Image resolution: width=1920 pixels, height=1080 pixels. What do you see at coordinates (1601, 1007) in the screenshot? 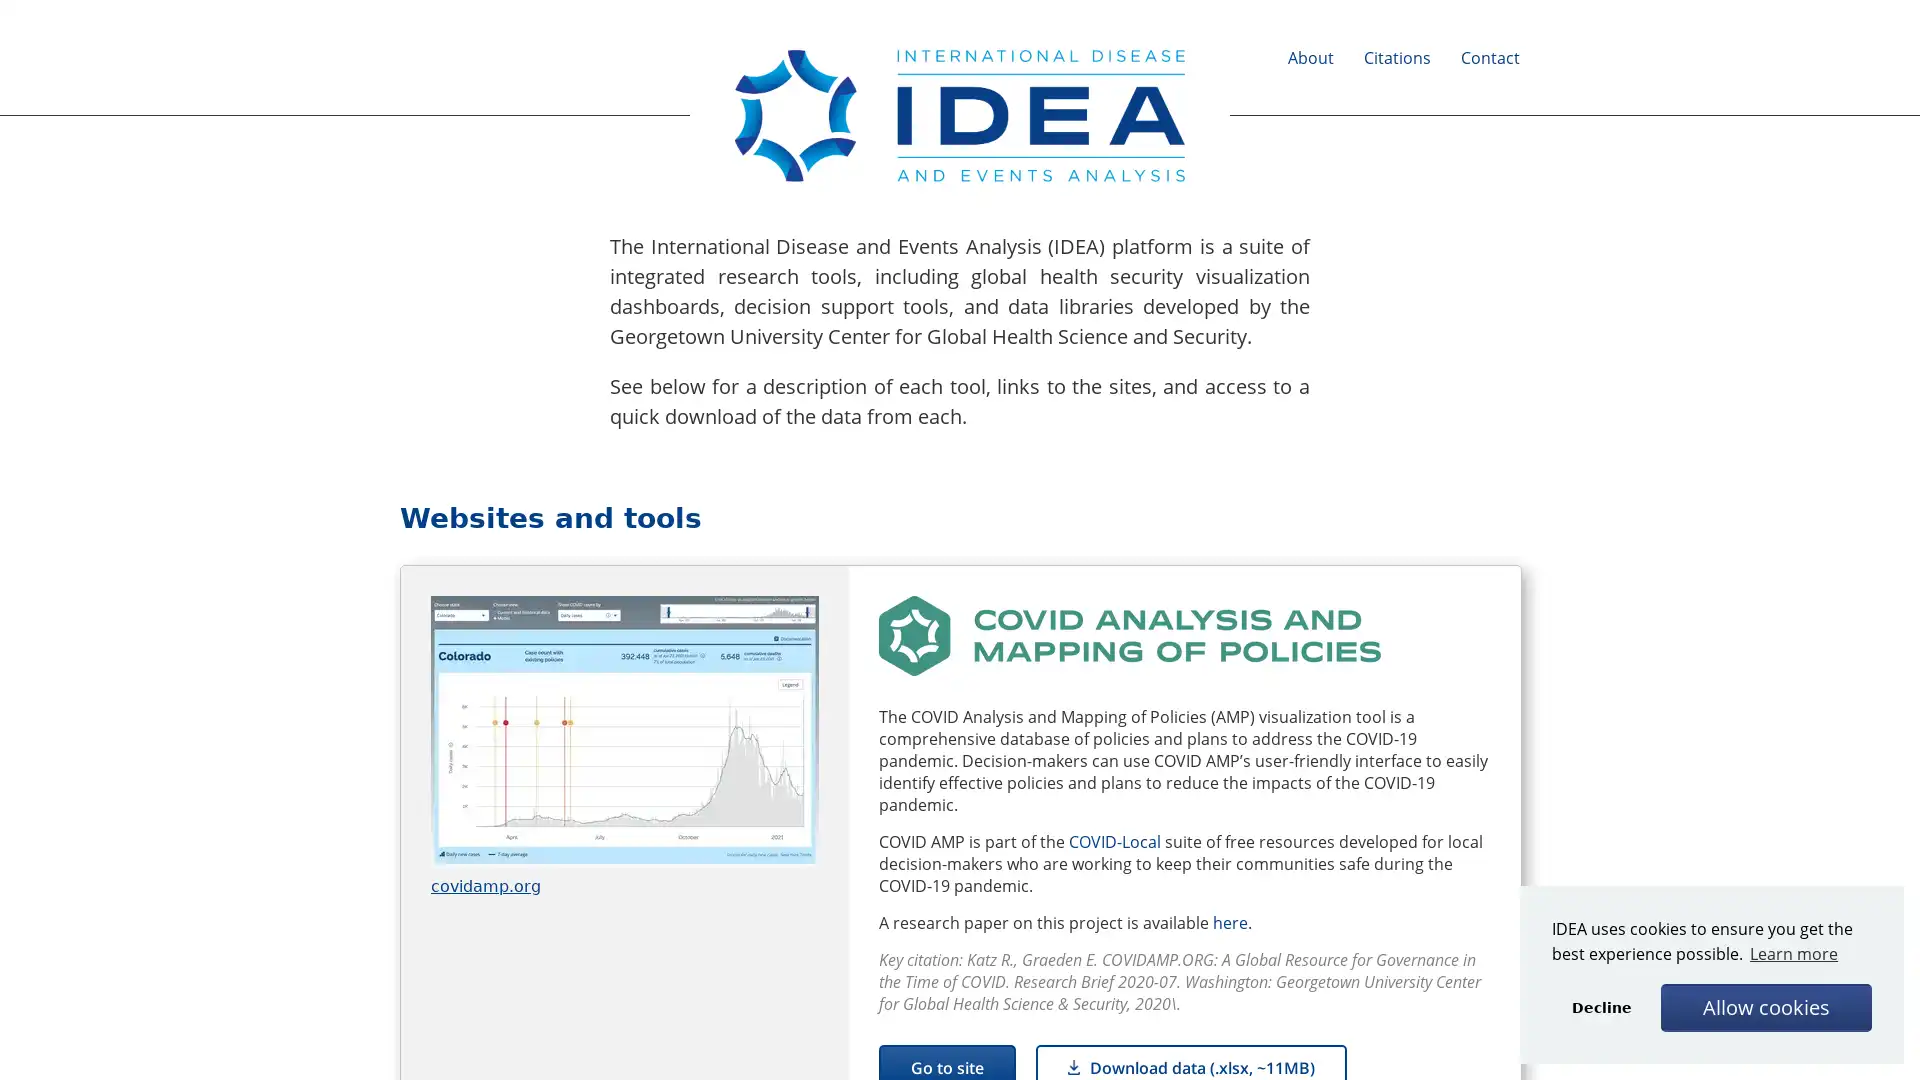
I see `deny cookies` at bounding box center [1601, 1007].